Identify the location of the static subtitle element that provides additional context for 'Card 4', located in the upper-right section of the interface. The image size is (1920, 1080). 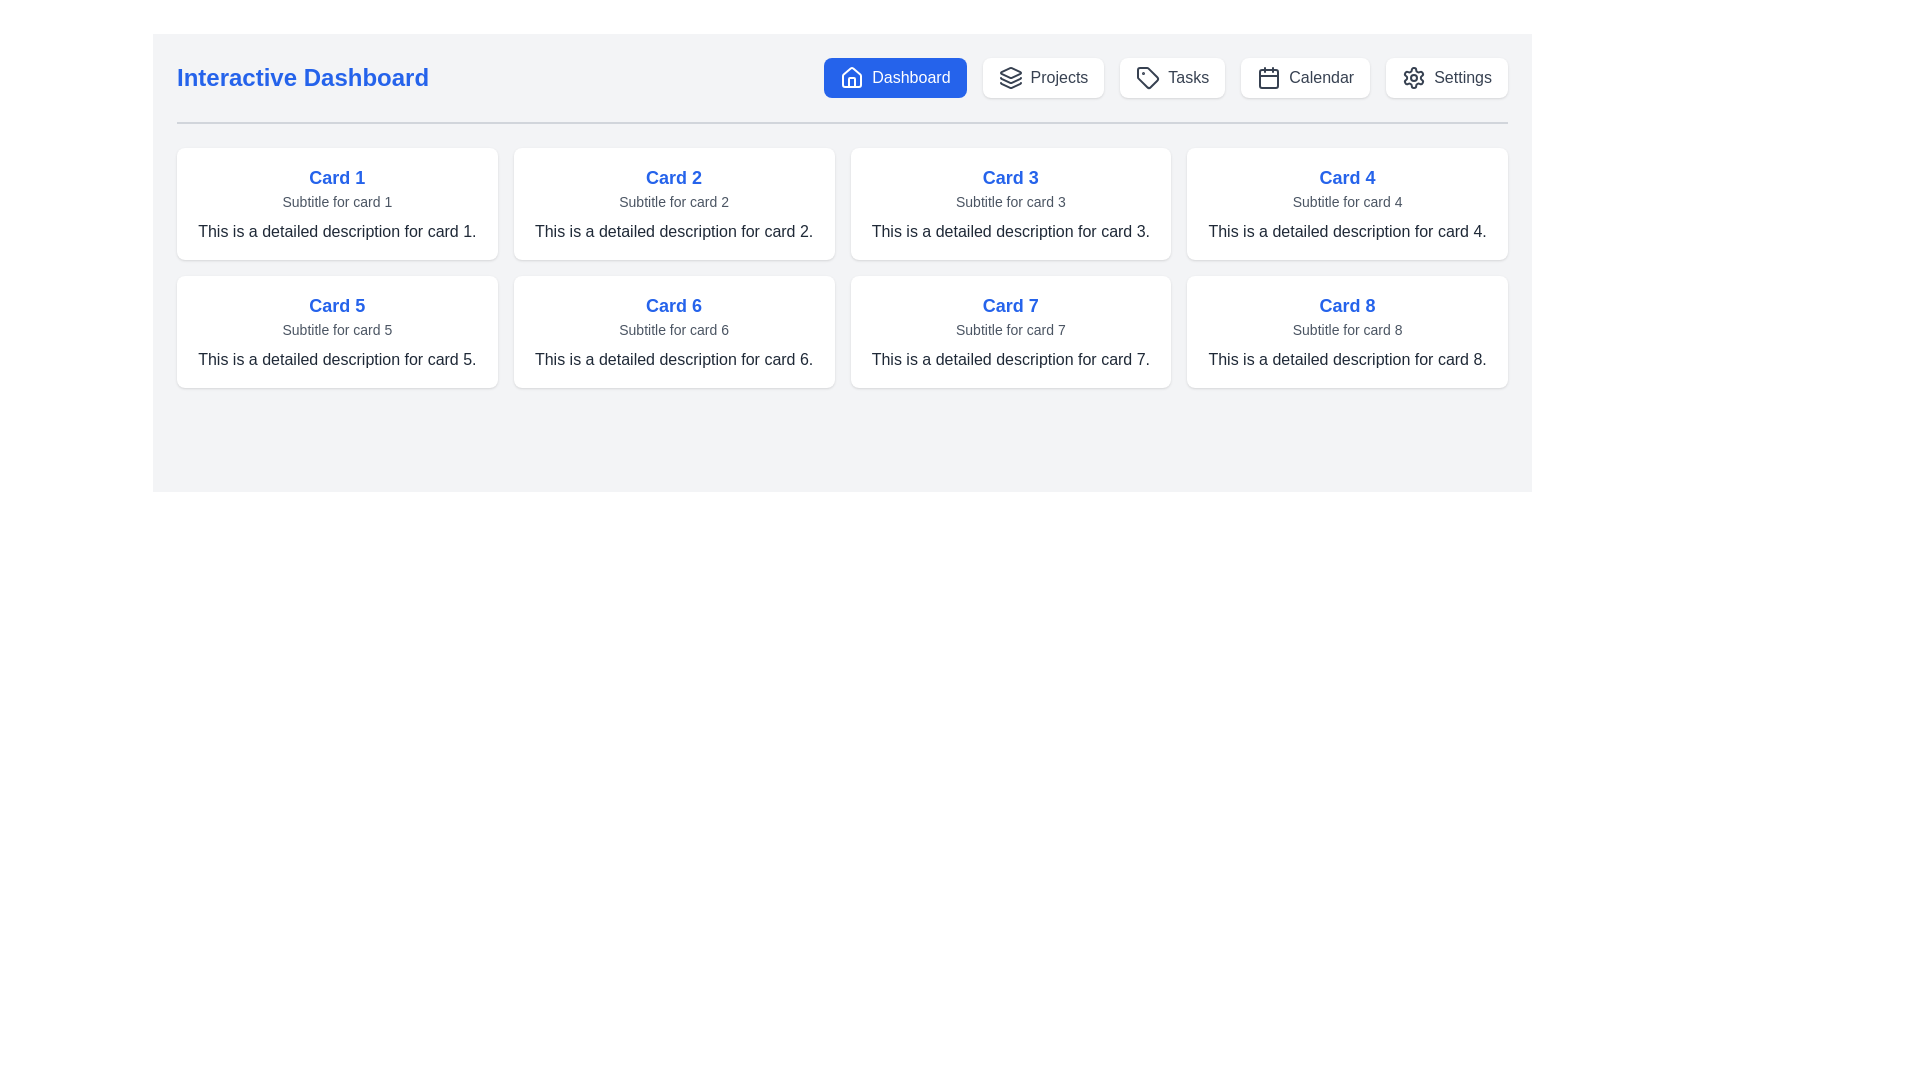
(1347, 201).